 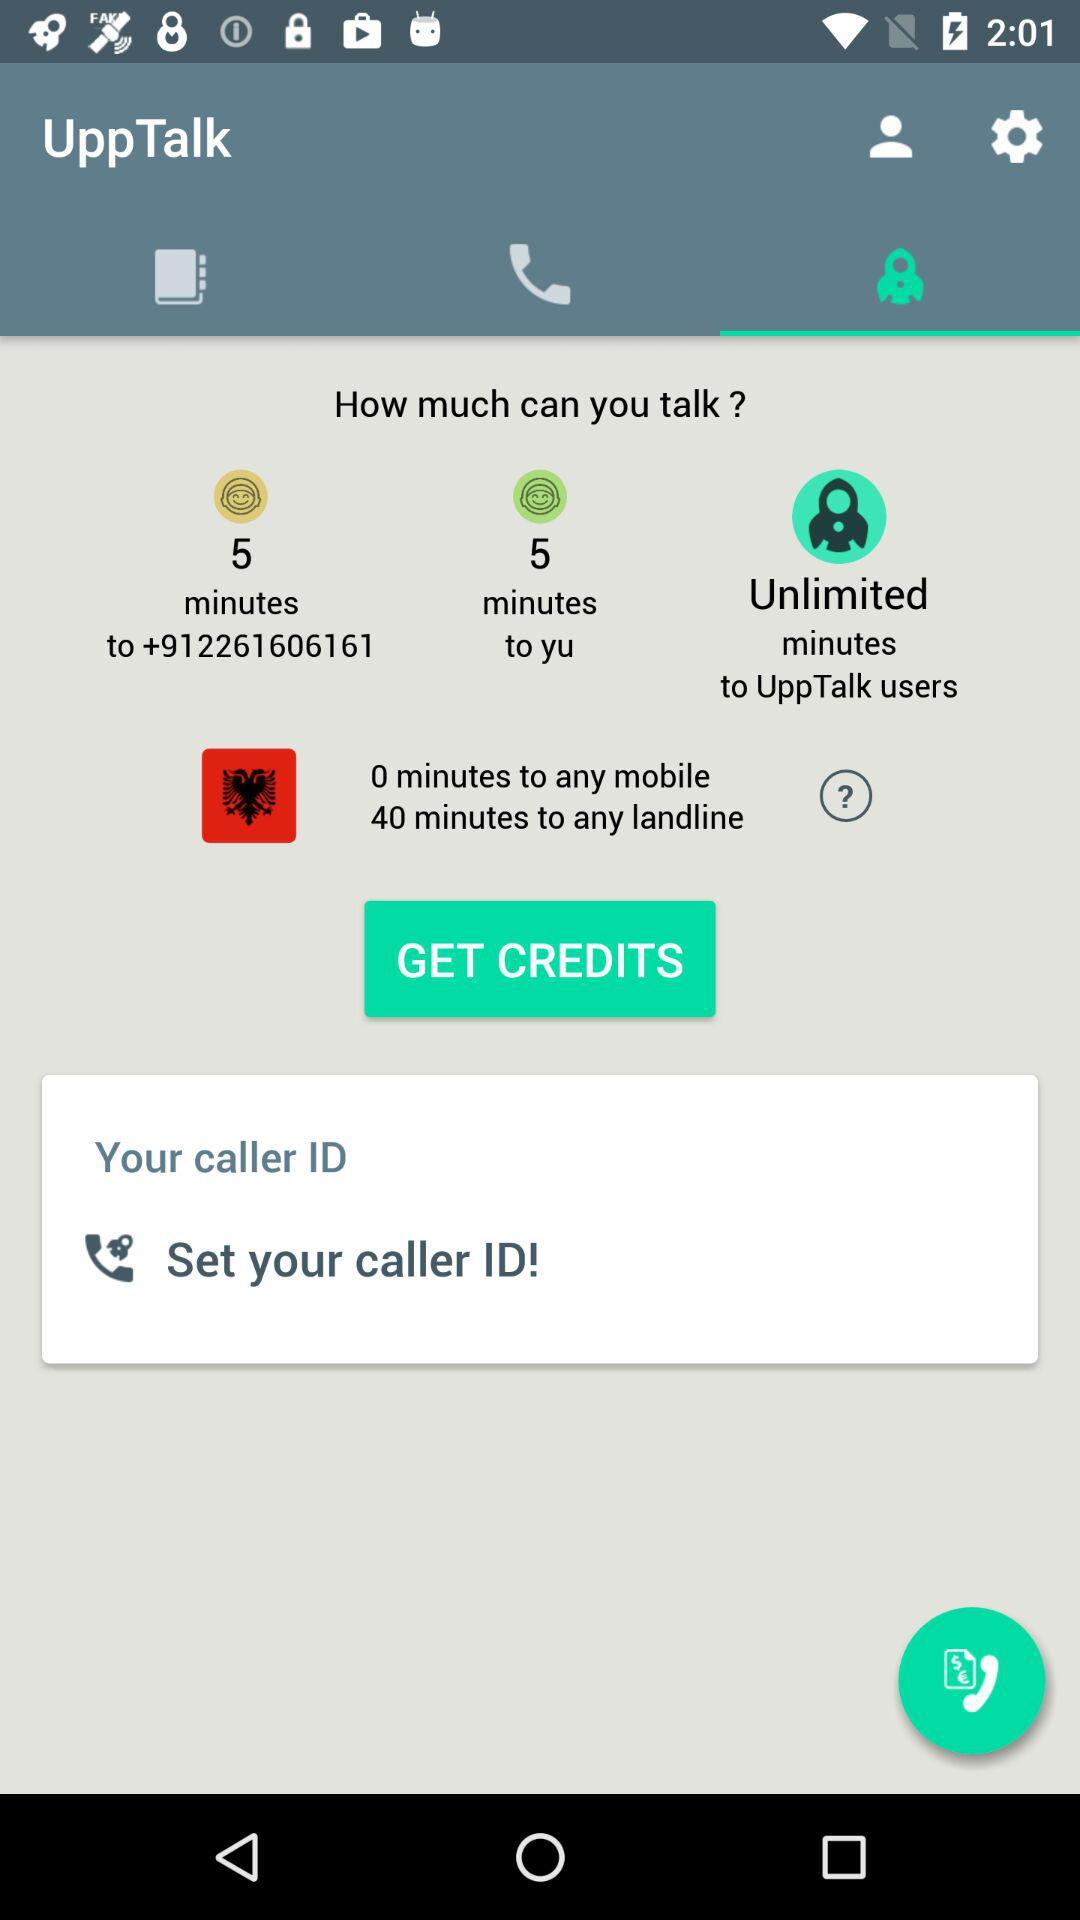 I want to click on call icon which is at bottom right corner of the page, so click(x=971, y=1680).